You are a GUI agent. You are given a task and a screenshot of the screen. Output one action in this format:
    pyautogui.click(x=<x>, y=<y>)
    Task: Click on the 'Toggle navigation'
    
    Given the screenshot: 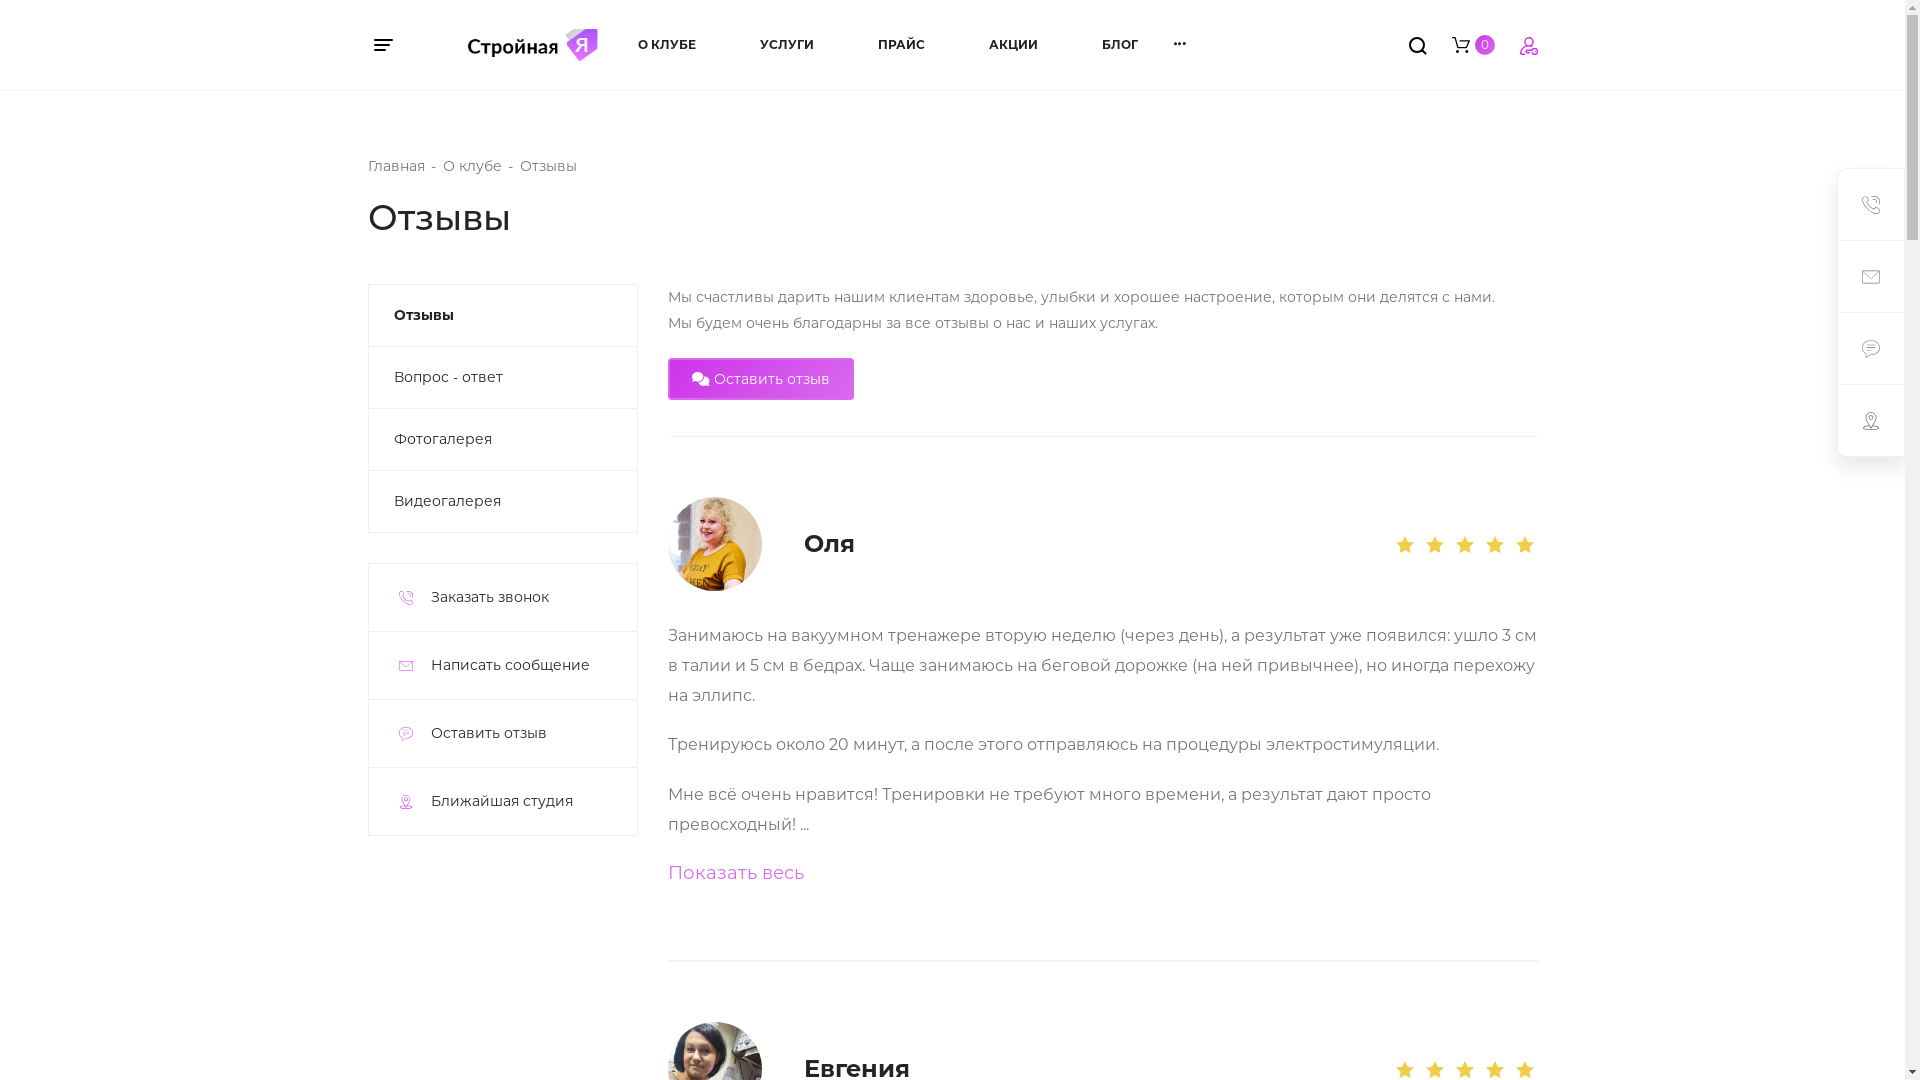 What is the action you would take?
    pyautogui.click(x=393, y=45)
    